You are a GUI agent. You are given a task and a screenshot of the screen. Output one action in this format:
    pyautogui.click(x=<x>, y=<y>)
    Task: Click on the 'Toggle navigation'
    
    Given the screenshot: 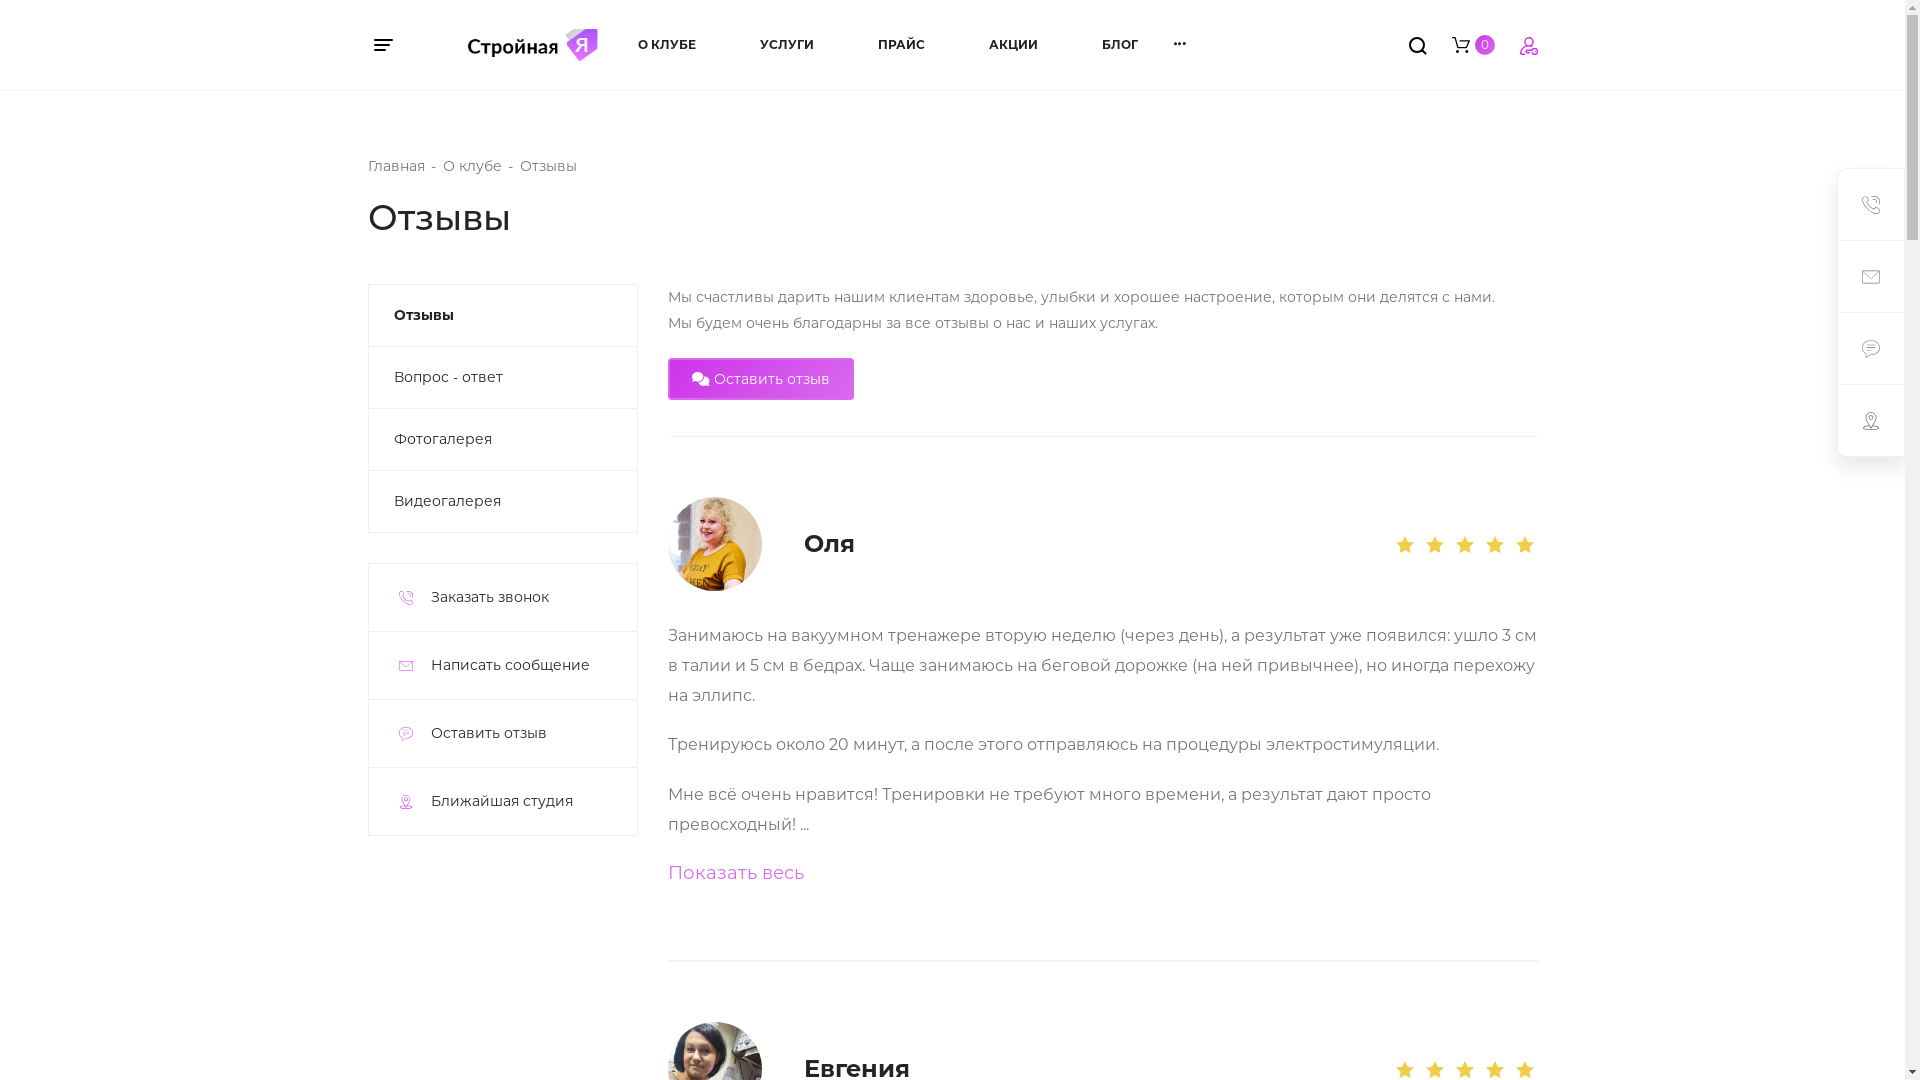 What is the action you would take?
    pyautogui.click(x=393, y=45)
    